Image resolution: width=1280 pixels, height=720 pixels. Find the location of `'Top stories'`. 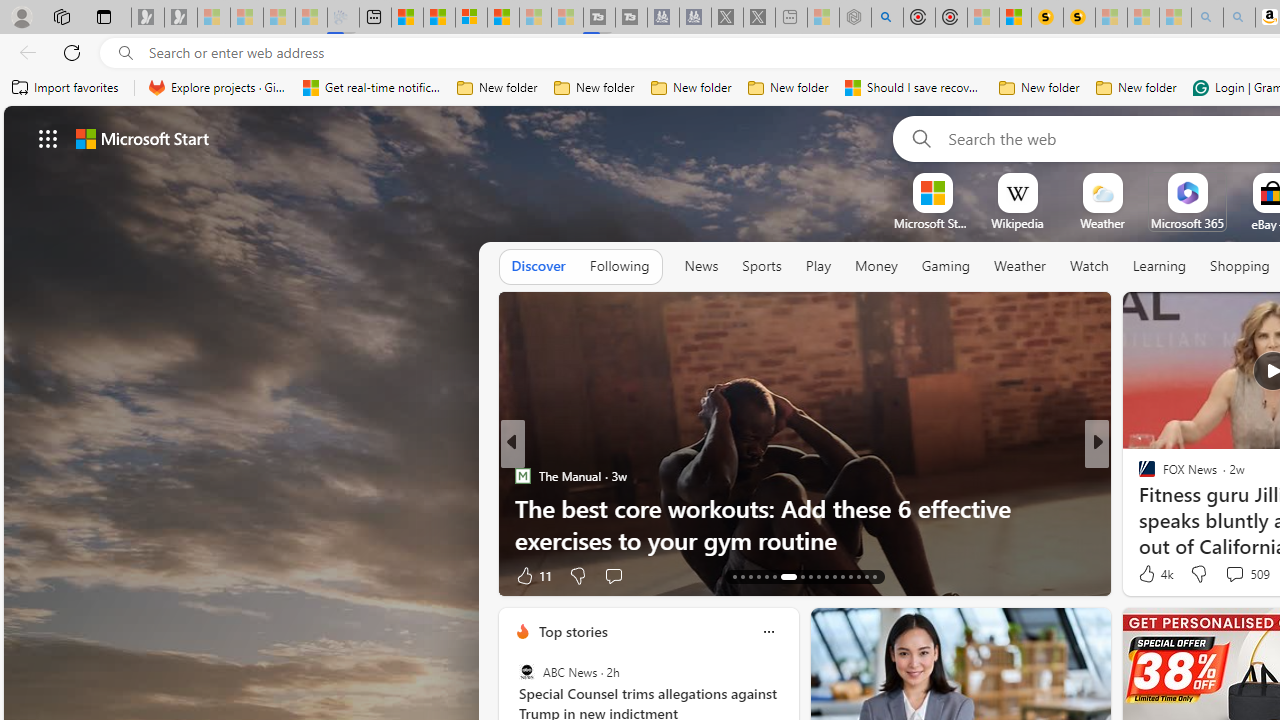

'Top stories' is located at coordinates (571, 631).